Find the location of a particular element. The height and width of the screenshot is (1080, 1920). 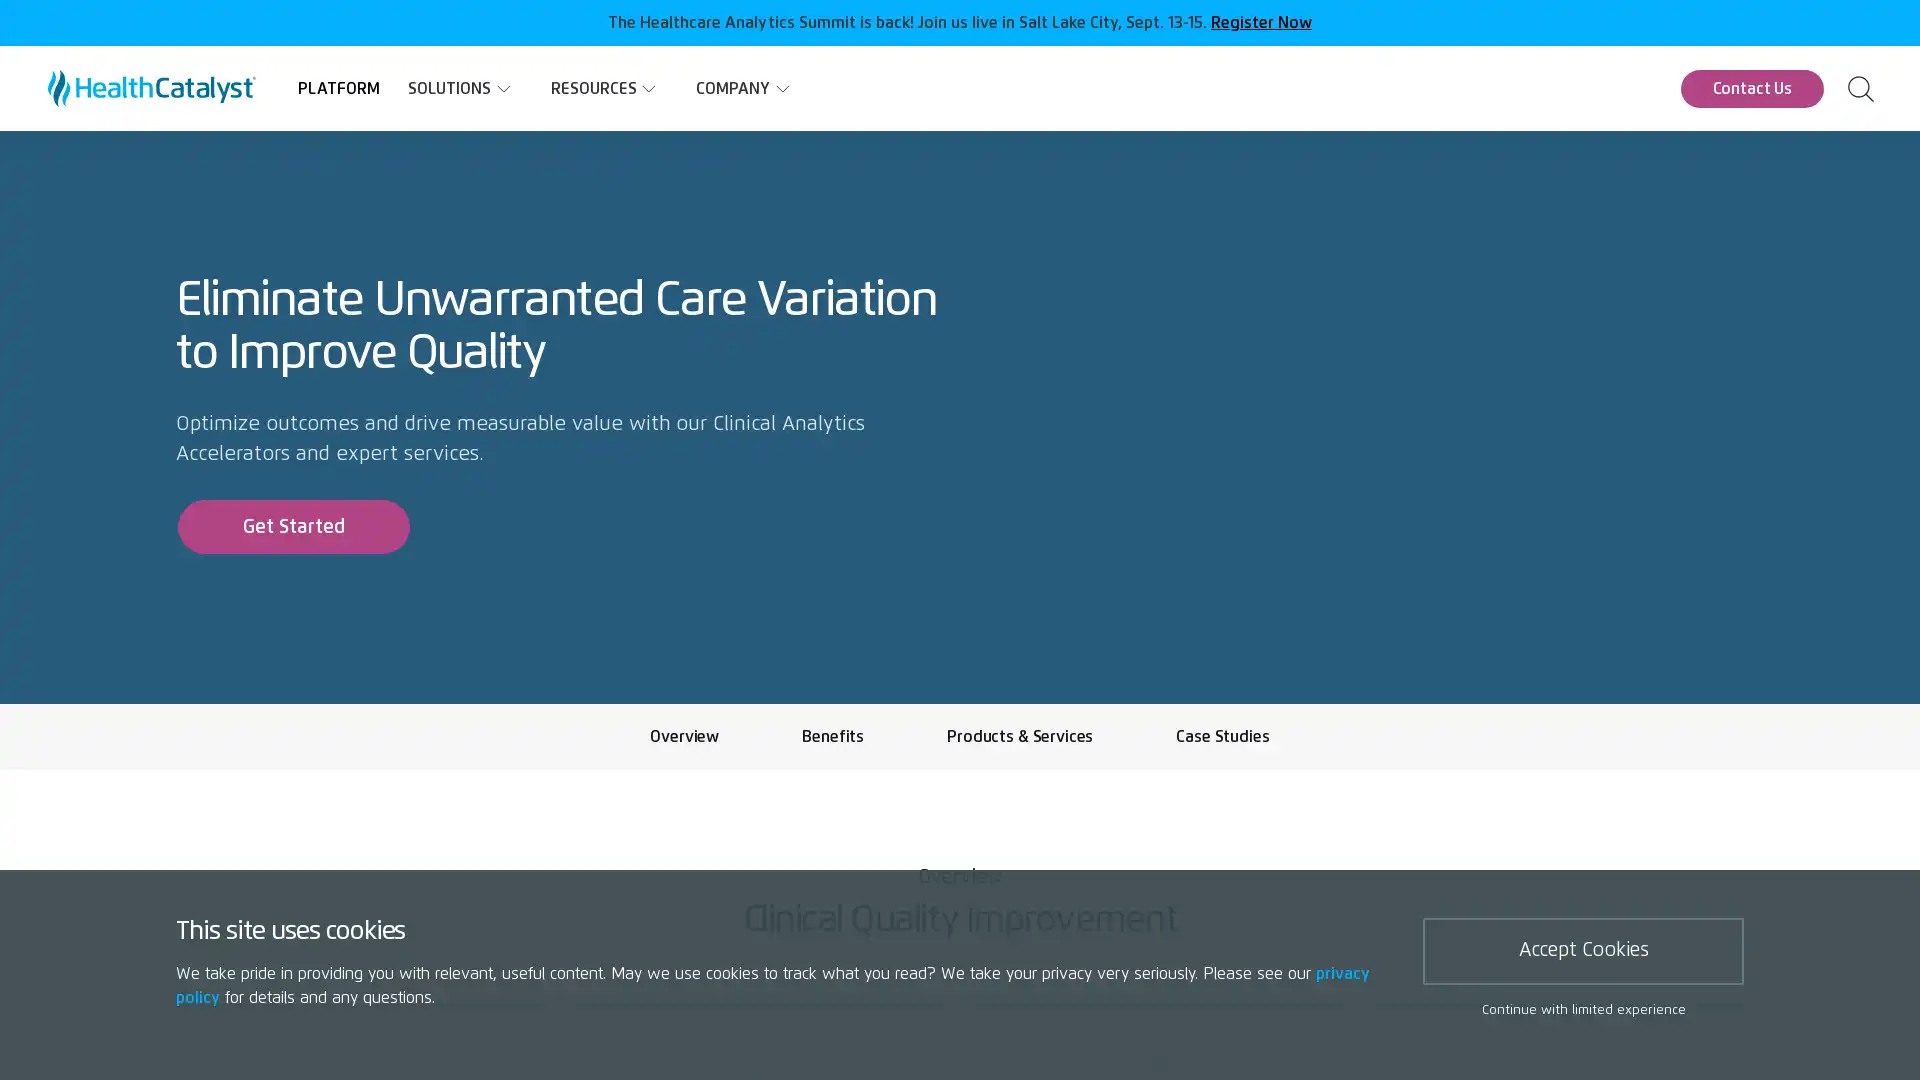

Continue with limited experience is located at coordinates (1582, 1009).